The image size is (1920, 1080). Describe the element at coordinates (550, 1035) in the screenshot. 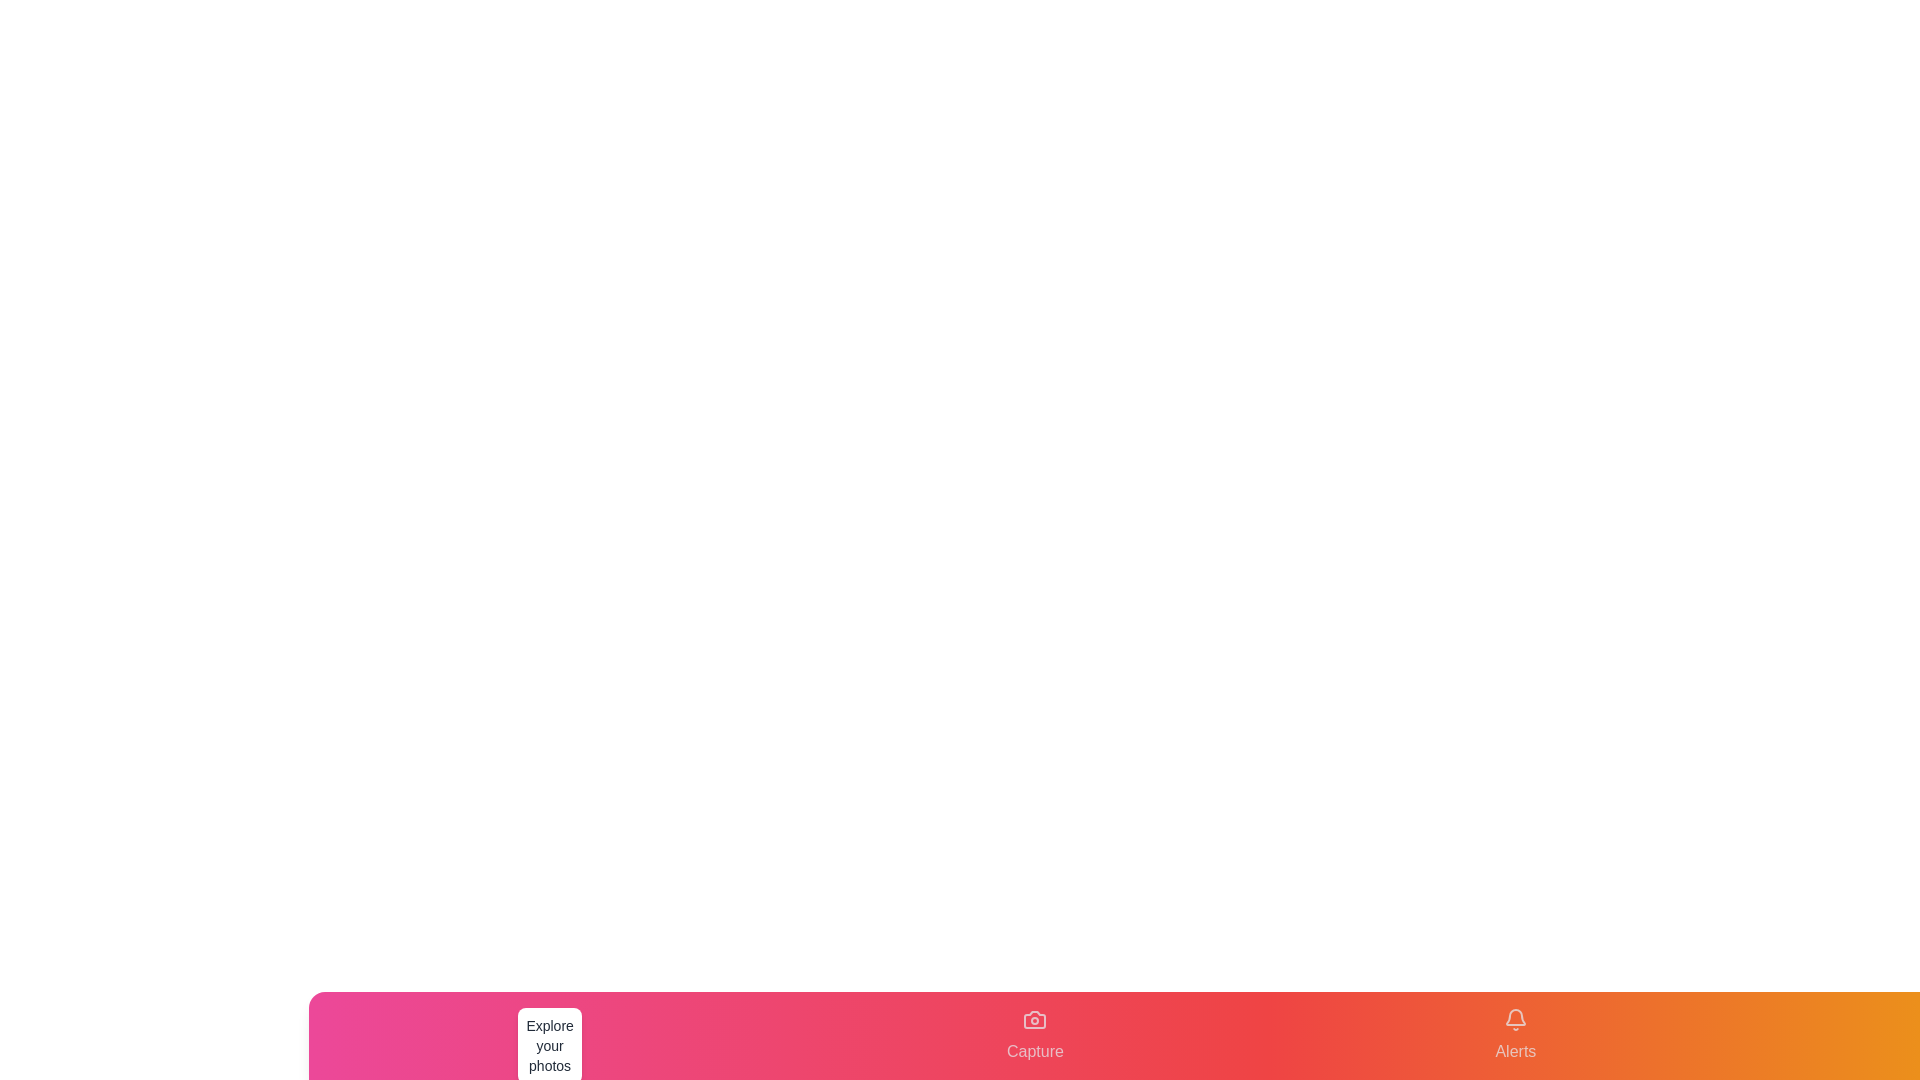

I see `the tab labeled Gallery to observe the visual feedback` at that location.